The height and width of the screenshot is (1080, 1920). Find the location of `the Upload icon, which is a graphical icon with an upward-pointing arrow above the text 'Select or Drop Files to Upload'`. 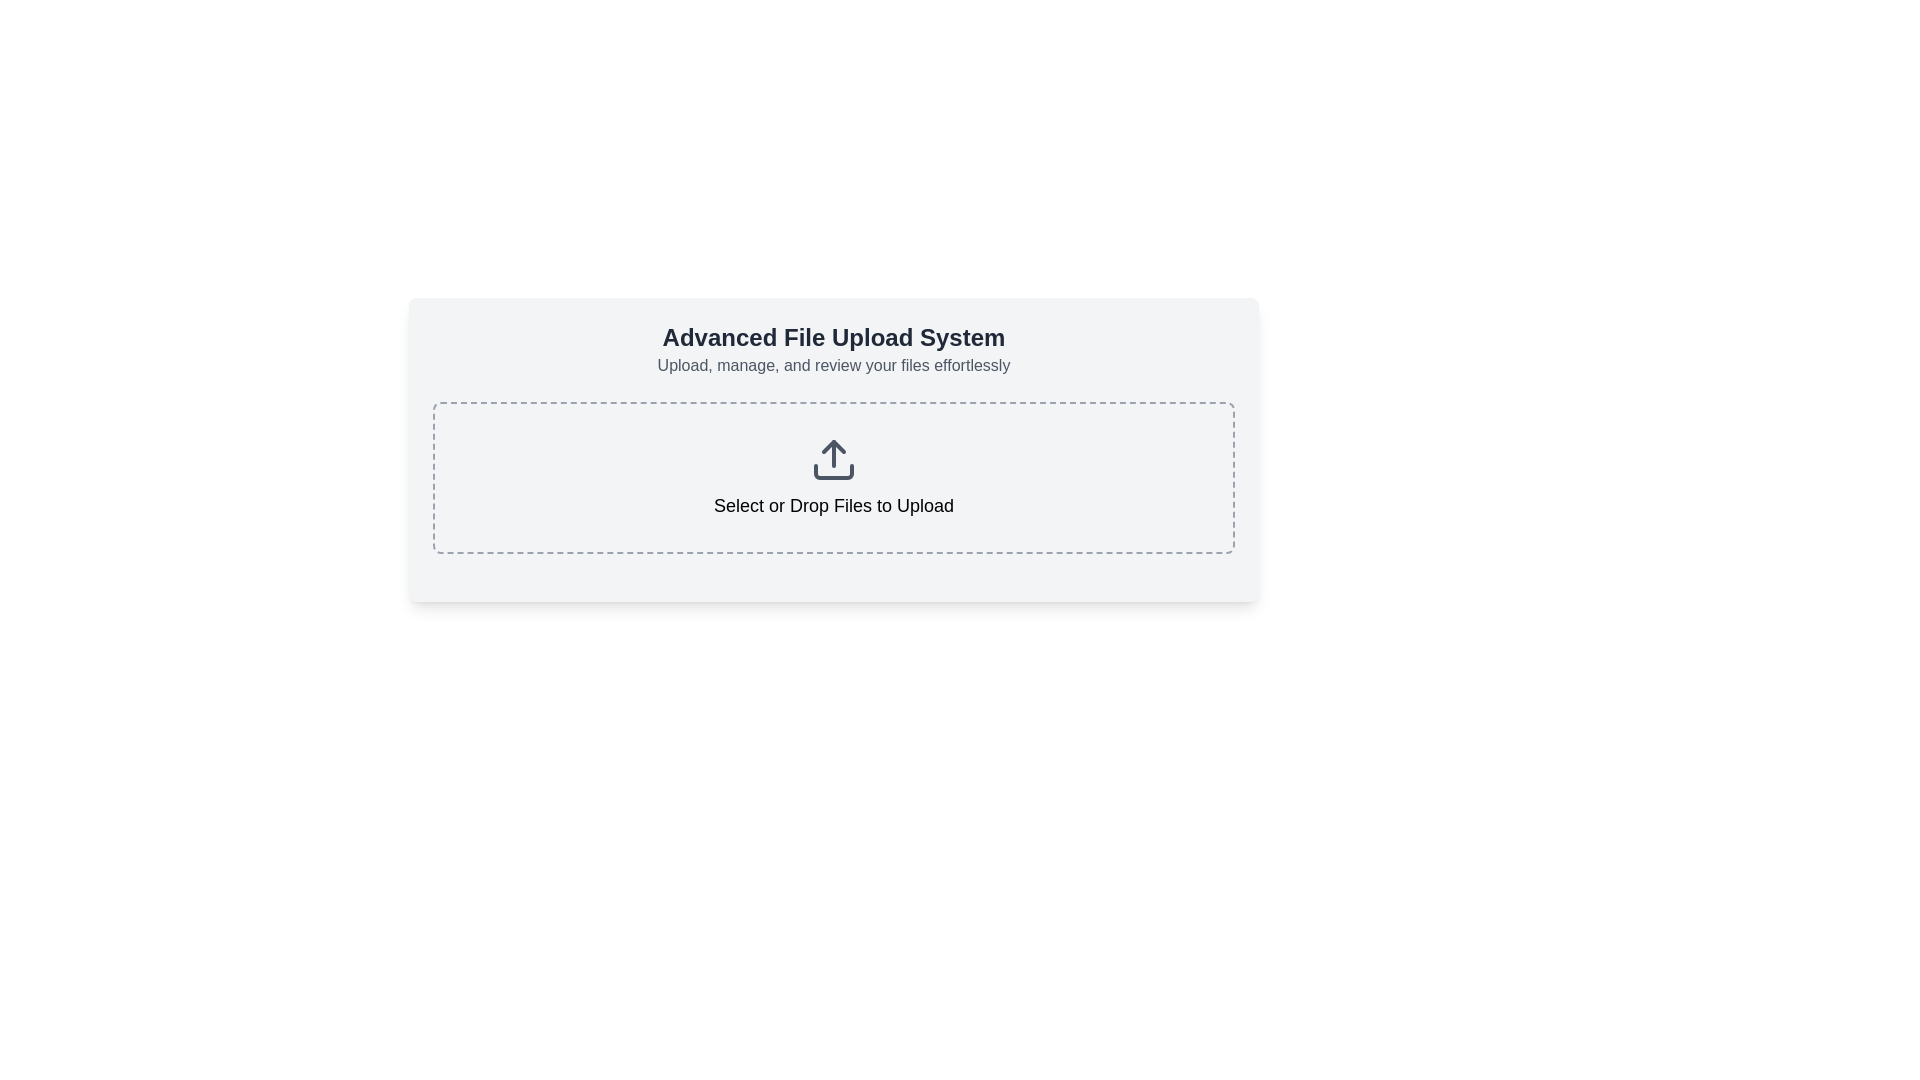

the Upload icon, which is a graphical icon with an upward-pointing arrow above the text 'Select or Drop Files to Upload' is located at coordinates (834, 459).